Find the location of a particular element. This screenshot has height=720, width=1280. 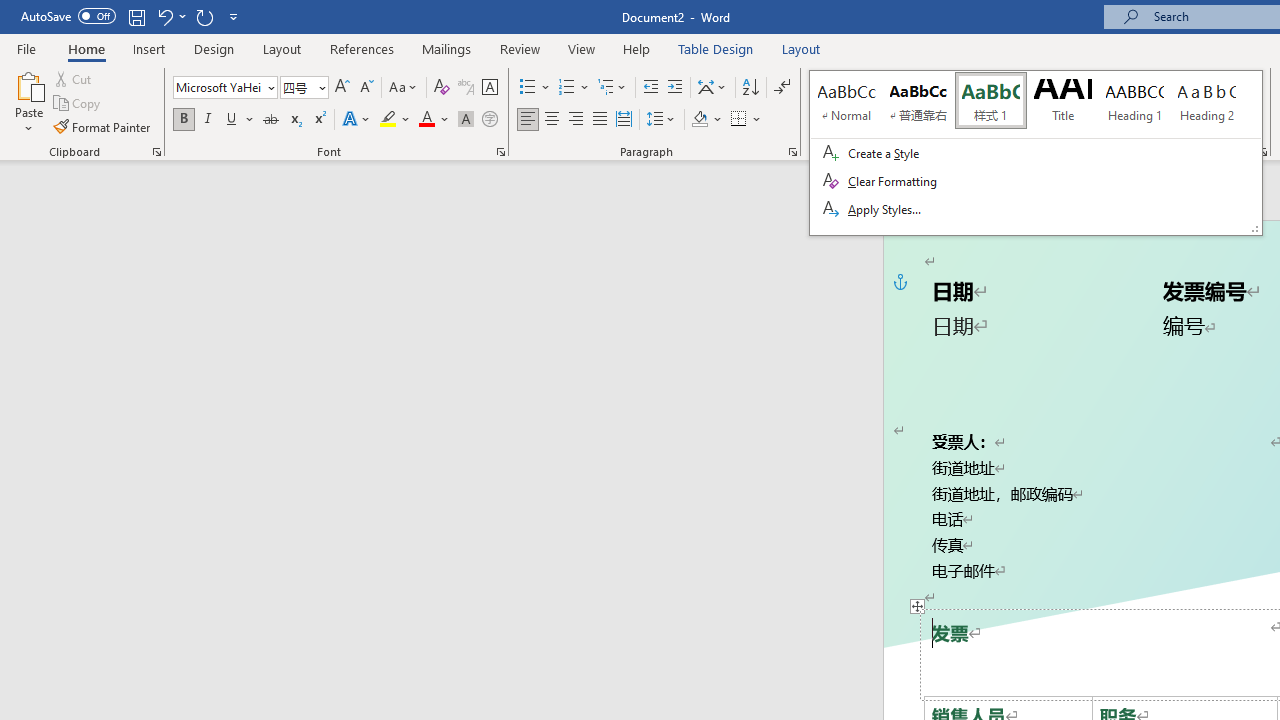

'Repeat Style' is located at coordinates (204, 16).